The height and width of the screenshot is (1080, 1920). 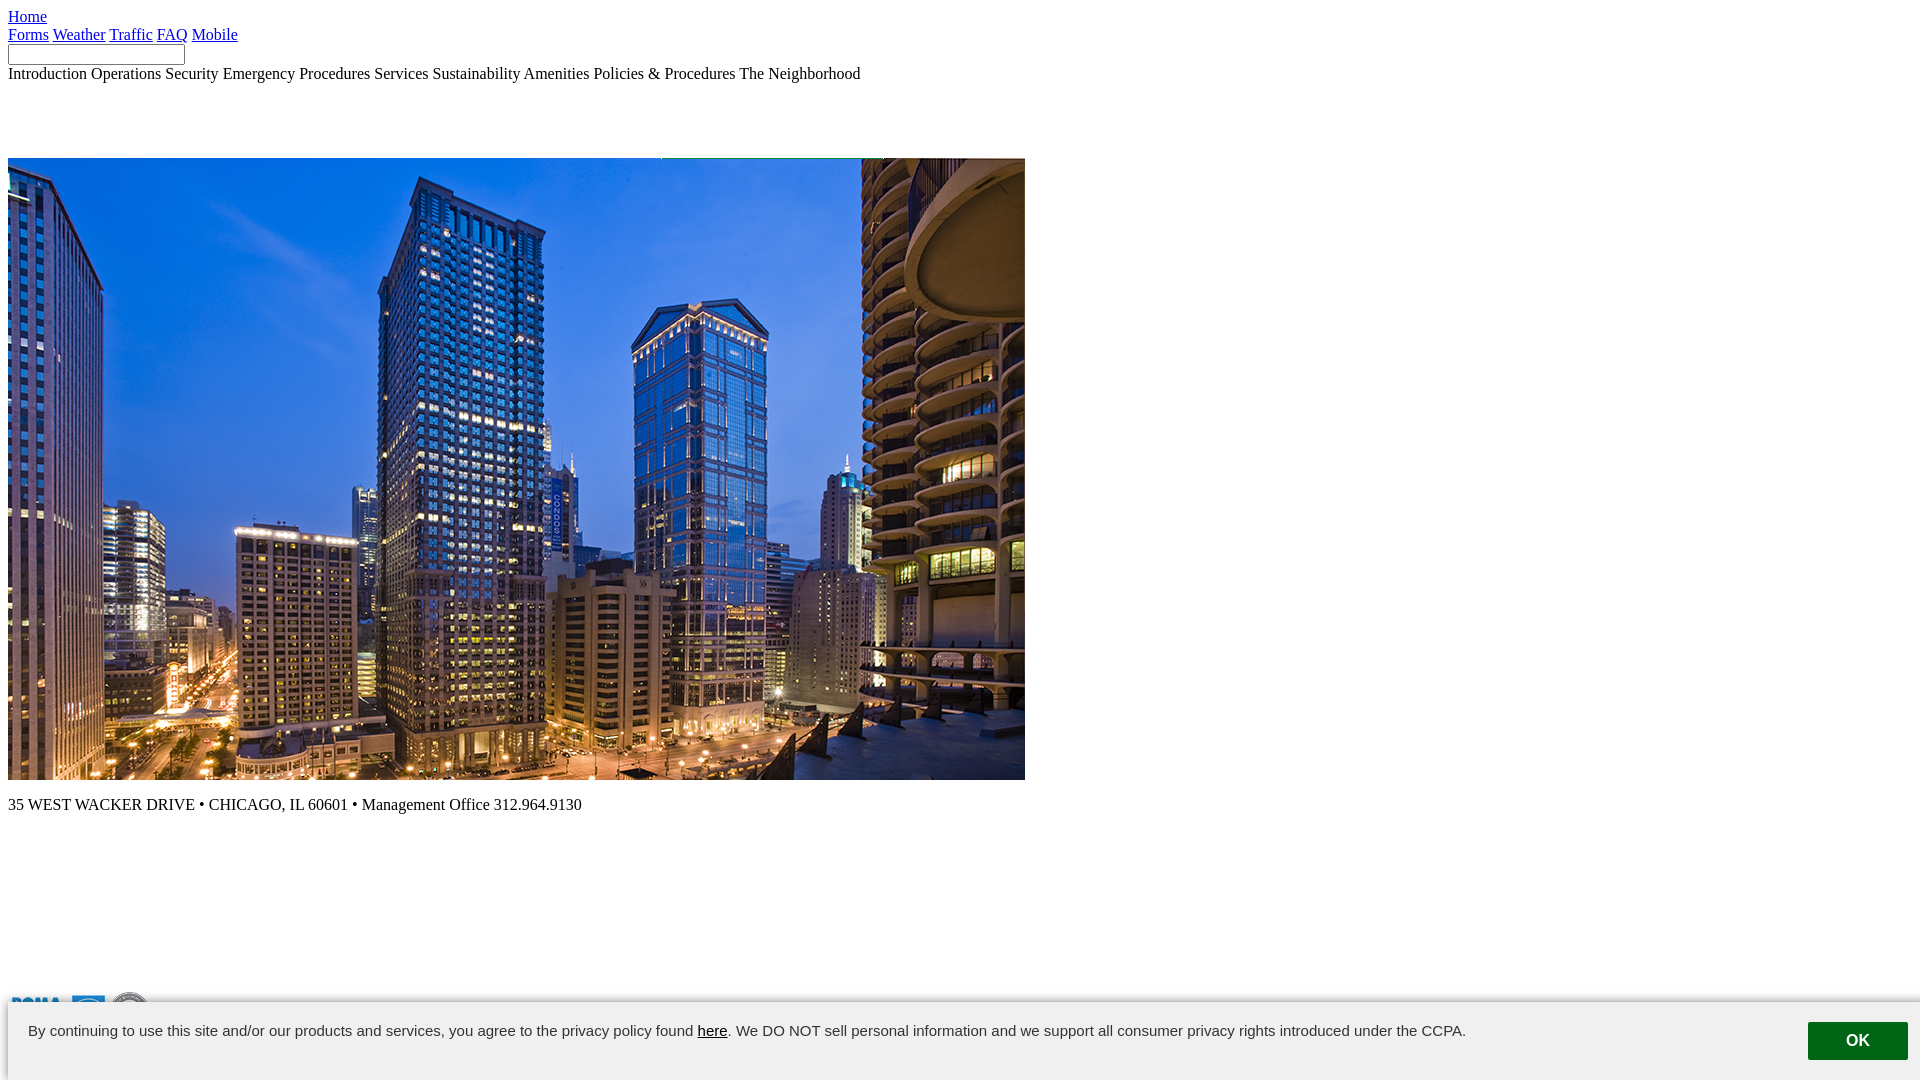 What do you see at coordinates (1250, 1048) in the screenshot?
I see `'Suggestion Box'` at bounding box center [1250, 1048].